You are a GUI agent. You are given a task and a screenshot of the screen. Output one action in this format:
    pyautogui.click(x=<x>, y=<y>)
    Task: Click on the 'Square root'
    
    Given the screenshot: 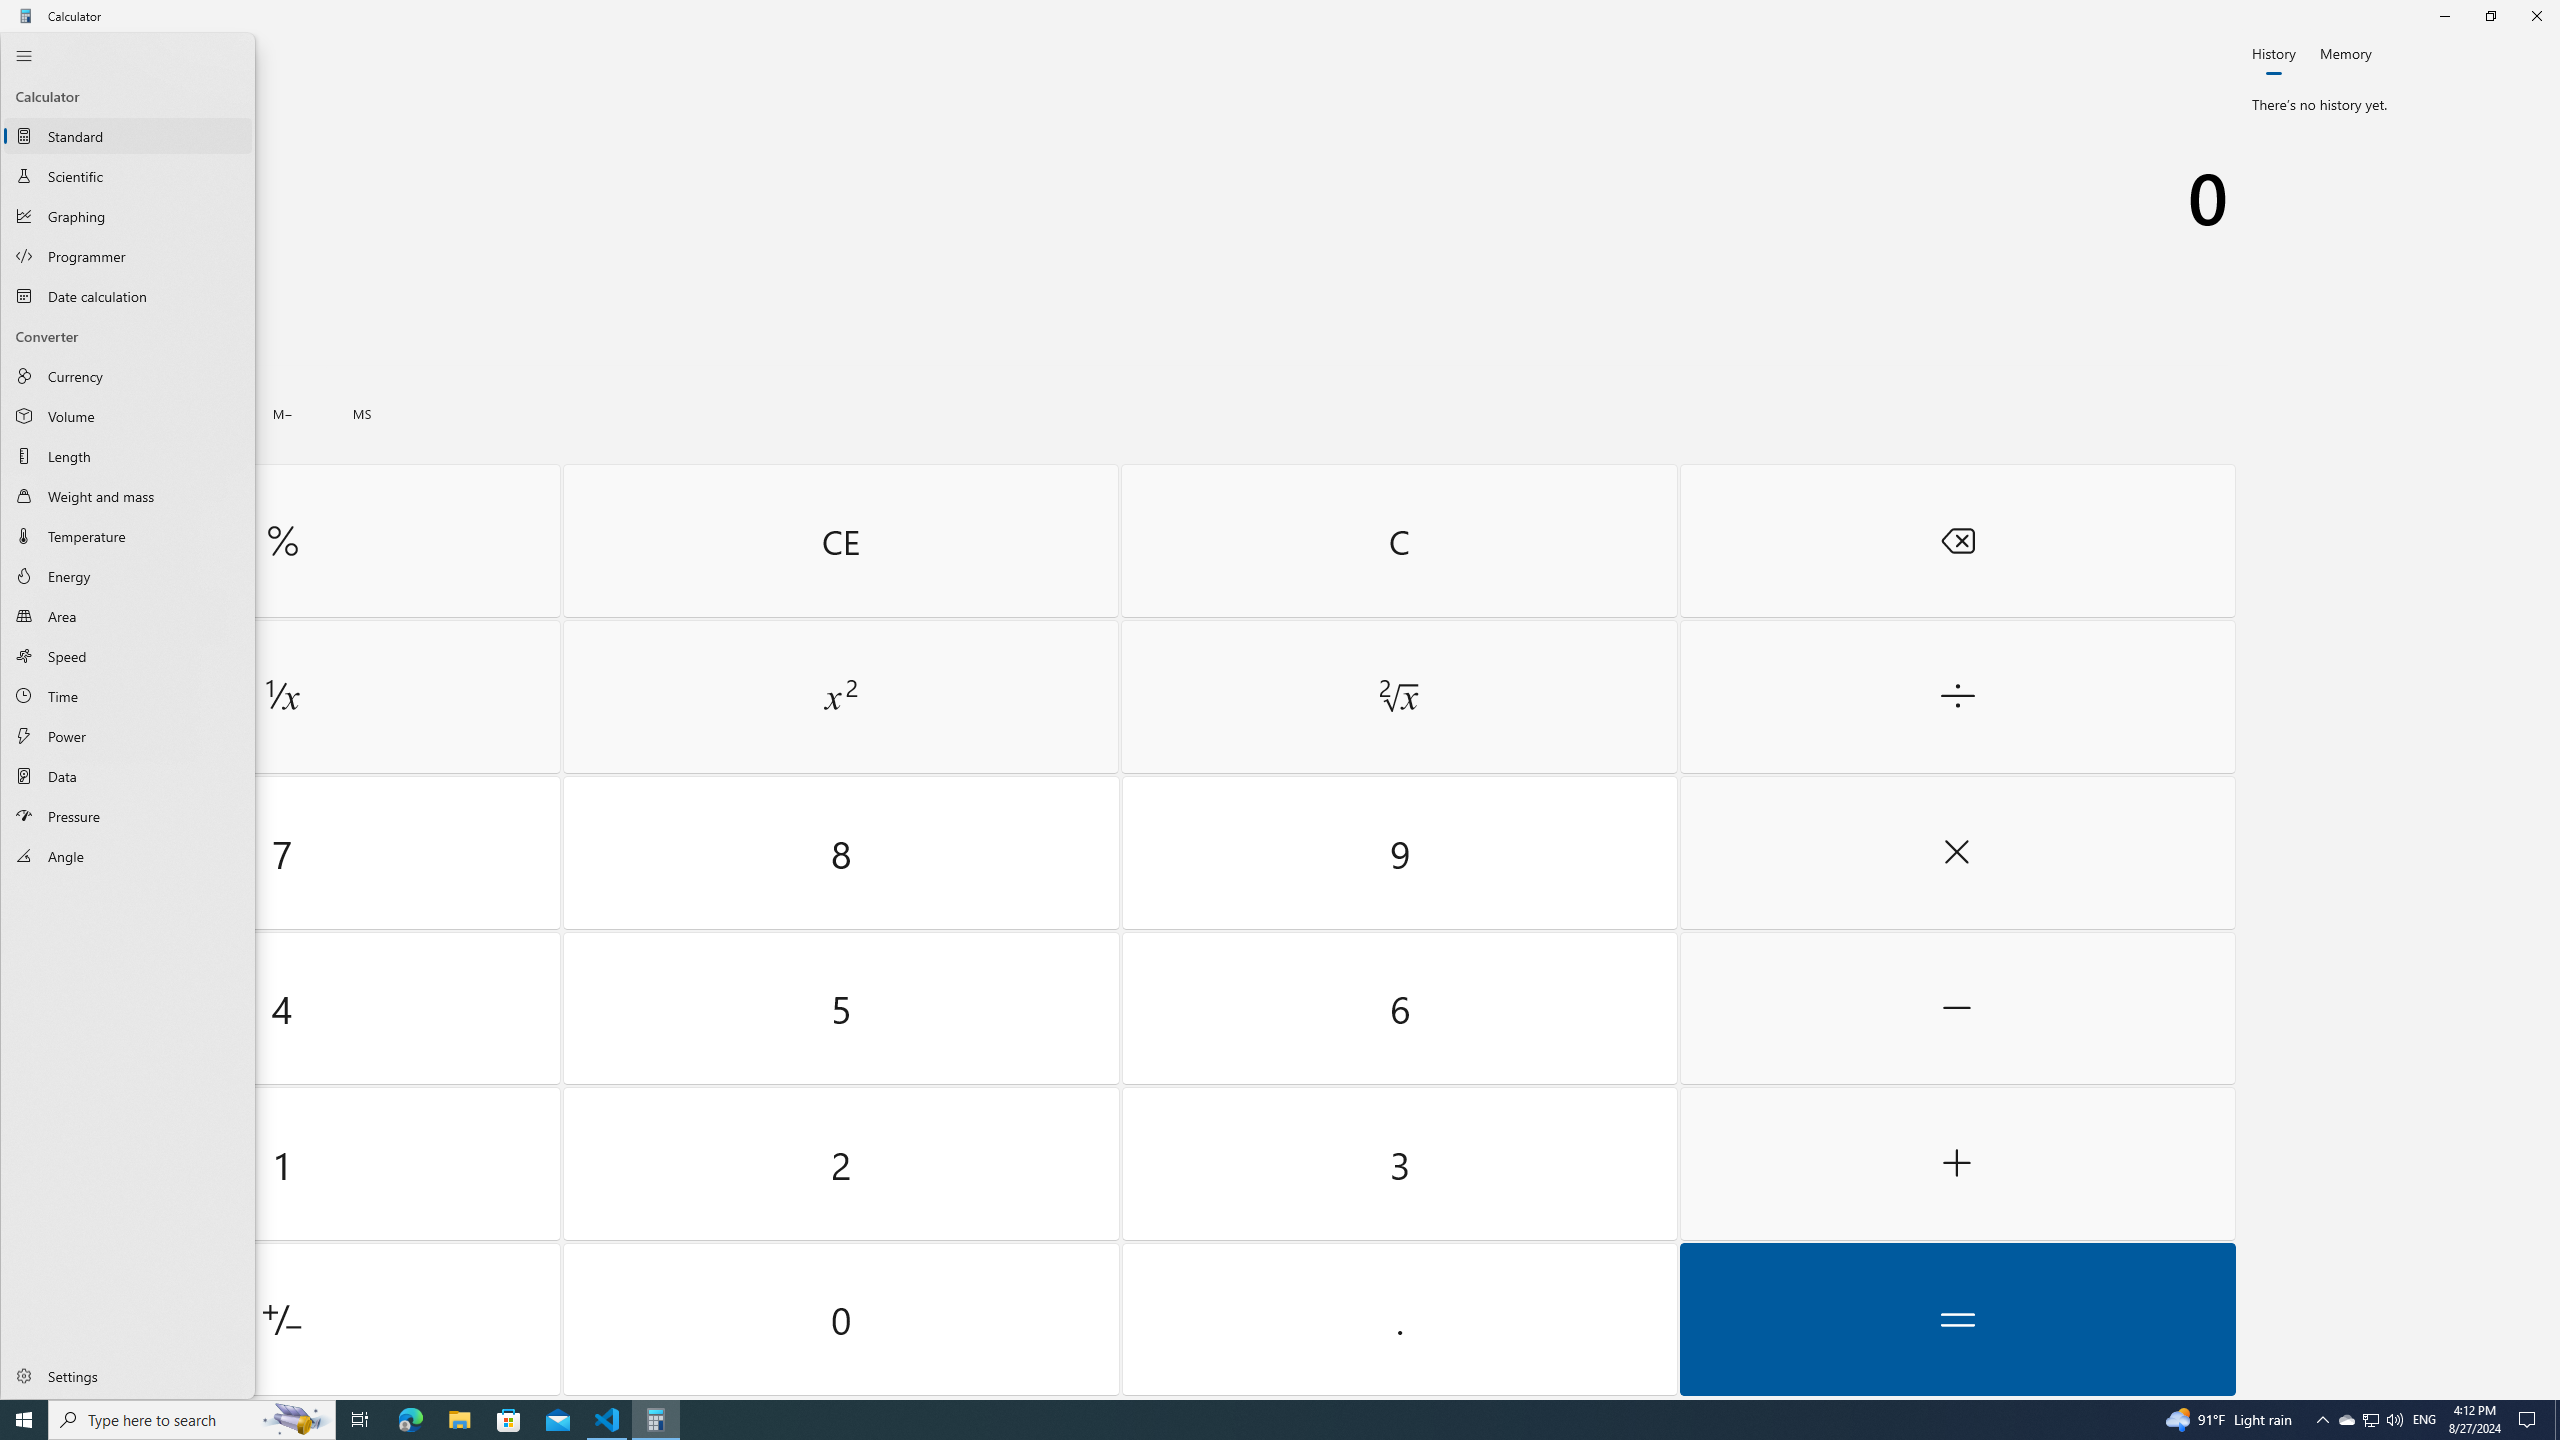 What is the action you would take?
    pyautogui.click(x=1398, y=697)
    